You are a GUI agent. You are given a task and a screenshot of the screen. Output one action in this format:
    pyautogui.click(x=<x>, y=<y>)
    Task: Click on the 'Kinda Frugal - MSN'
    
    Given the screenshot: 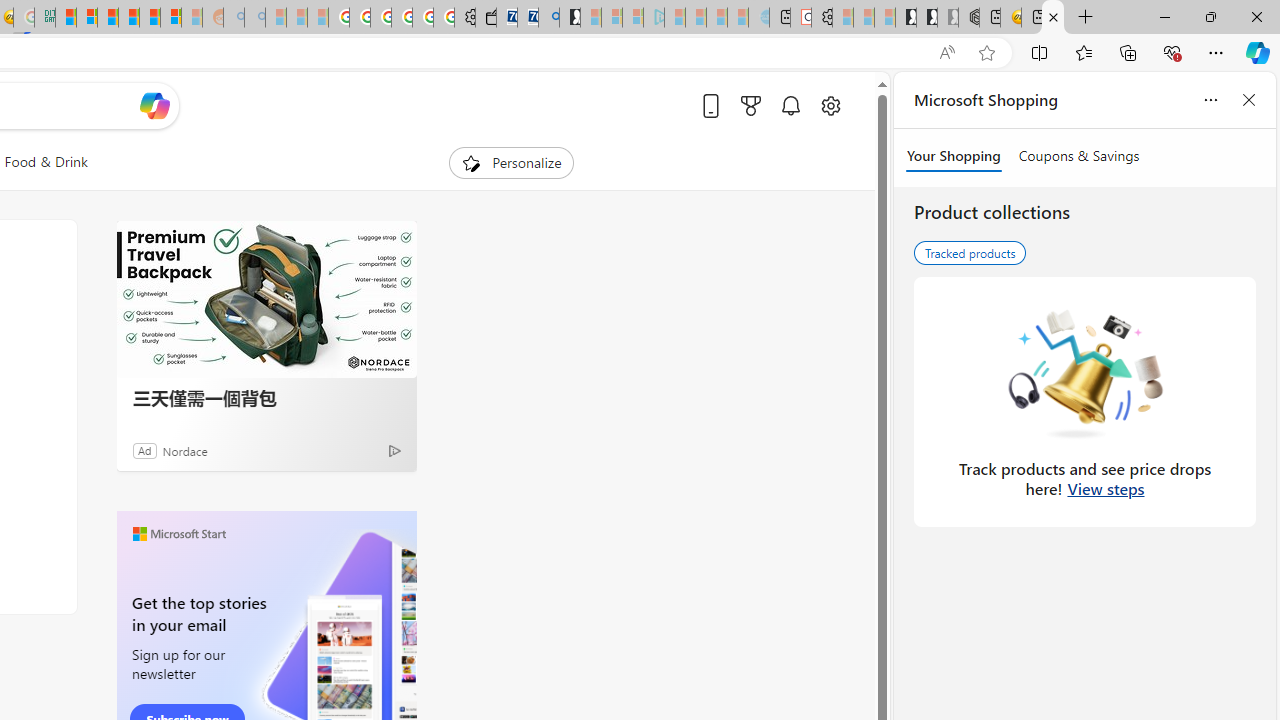 What is the action you would take?
    pyautogui.click(x=148, y=17)
    